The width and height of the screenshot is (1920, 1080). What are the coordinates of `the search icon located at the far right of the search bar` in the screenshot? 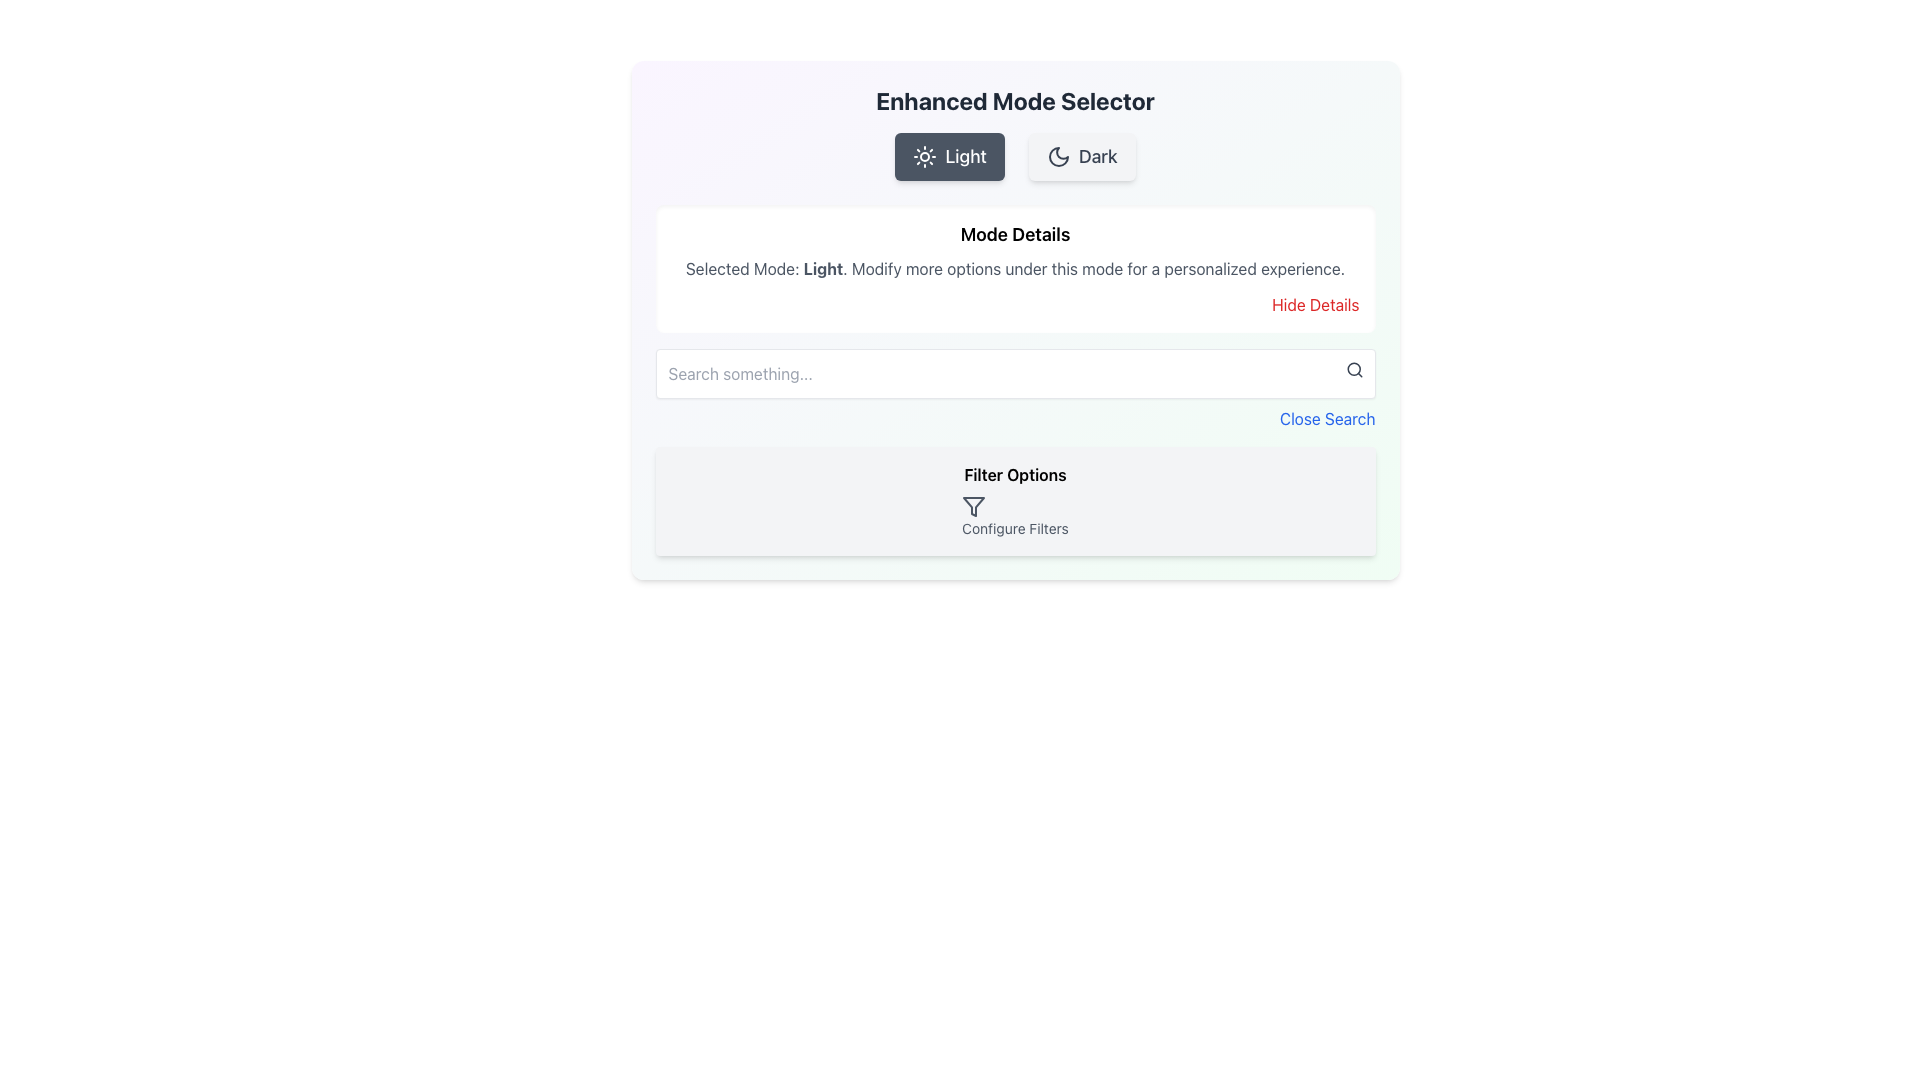 It's located at (1354, 370).